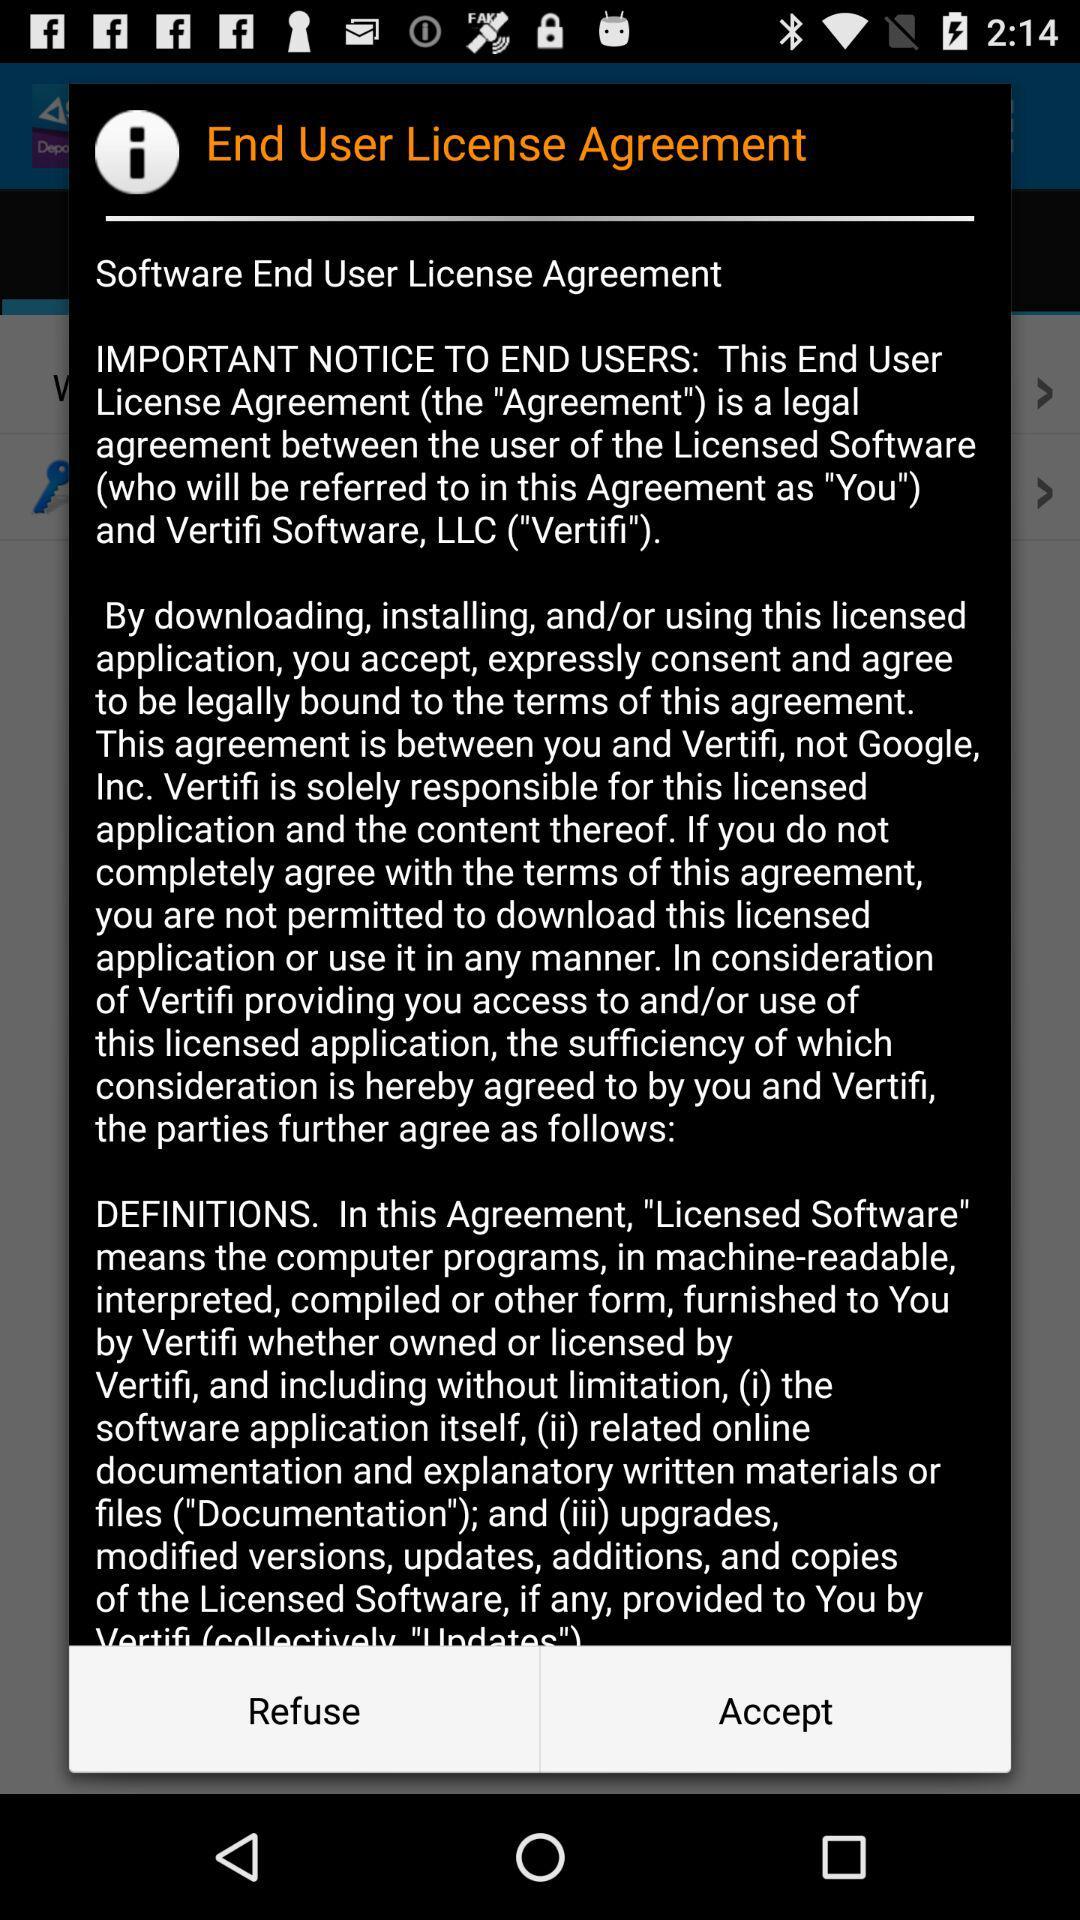 Image resolution: width=1080 pixels, height=1920 pixels. I want to click on button to the left of the accept button, so click(304, 1708).